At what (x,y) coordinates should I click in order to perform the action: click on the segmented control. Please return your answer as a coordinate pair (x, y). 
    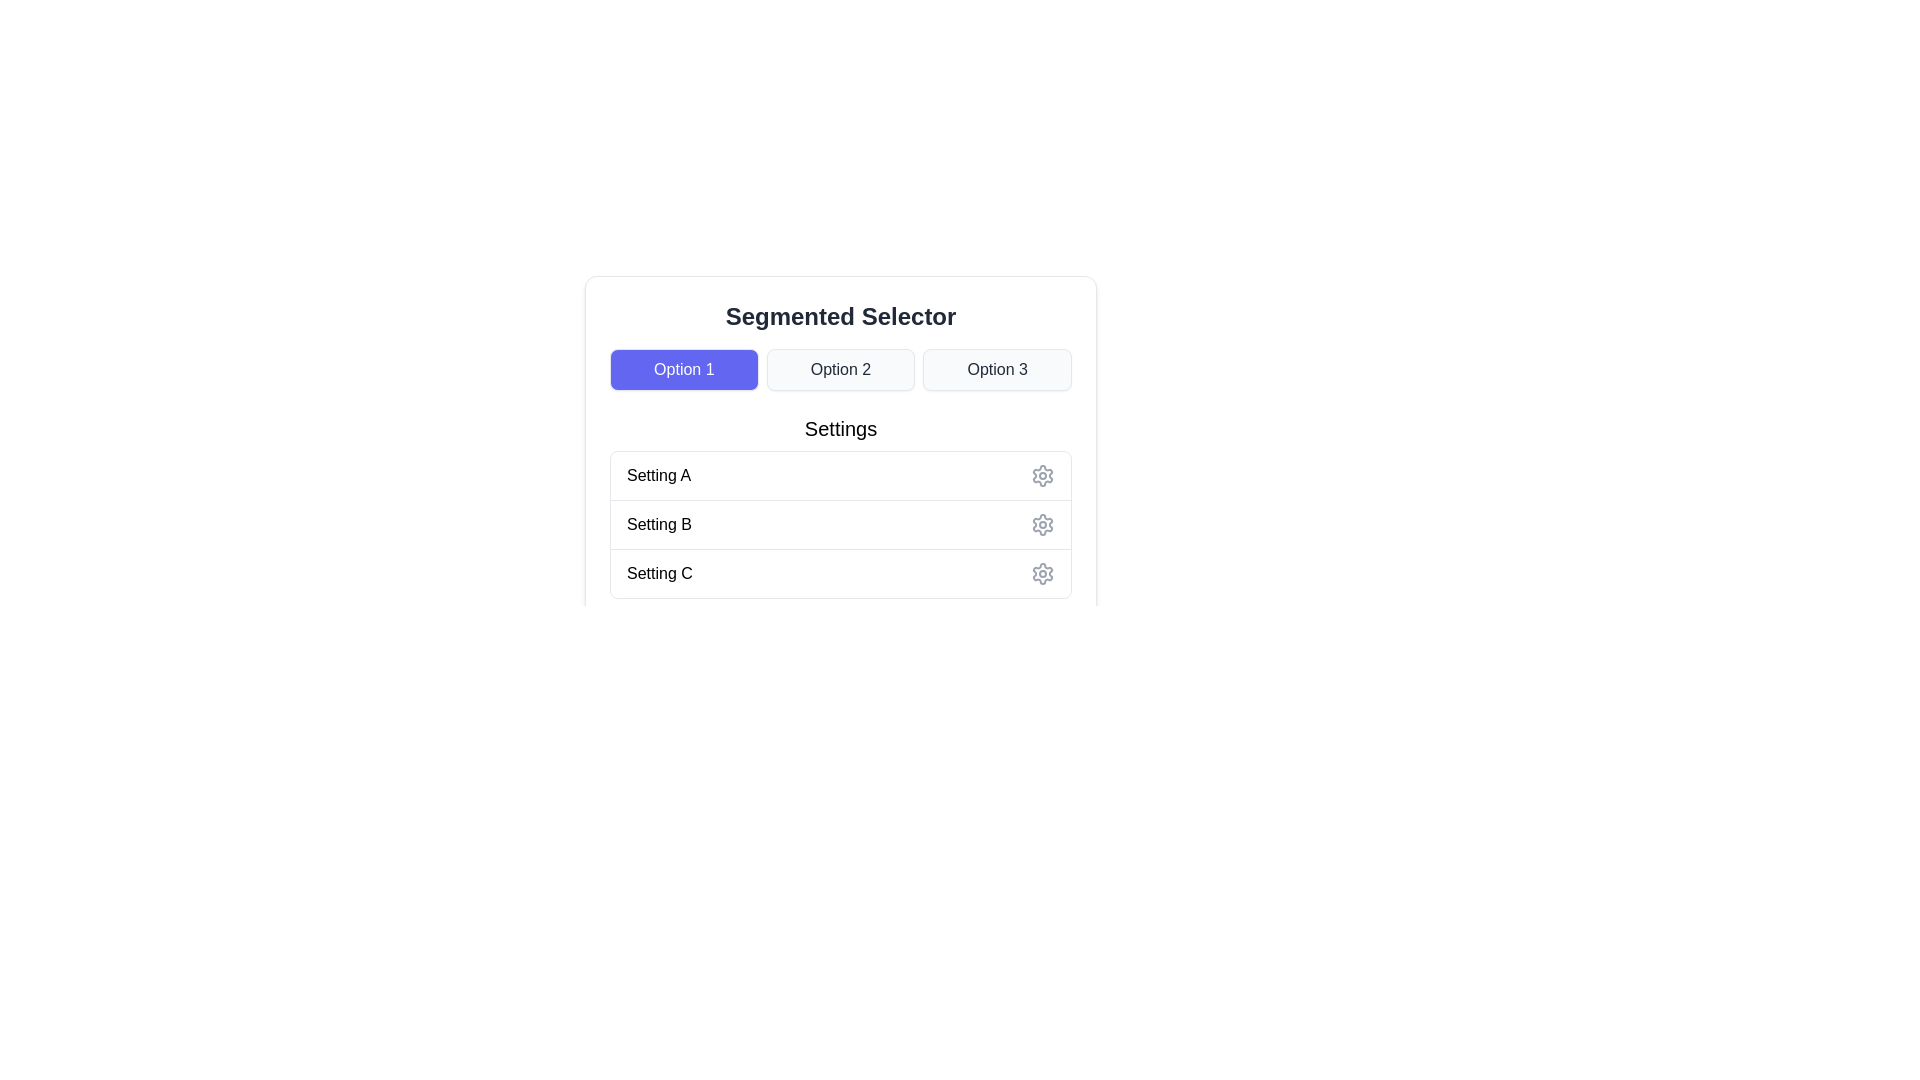
    Looking at the image, I should click on (840, 345).